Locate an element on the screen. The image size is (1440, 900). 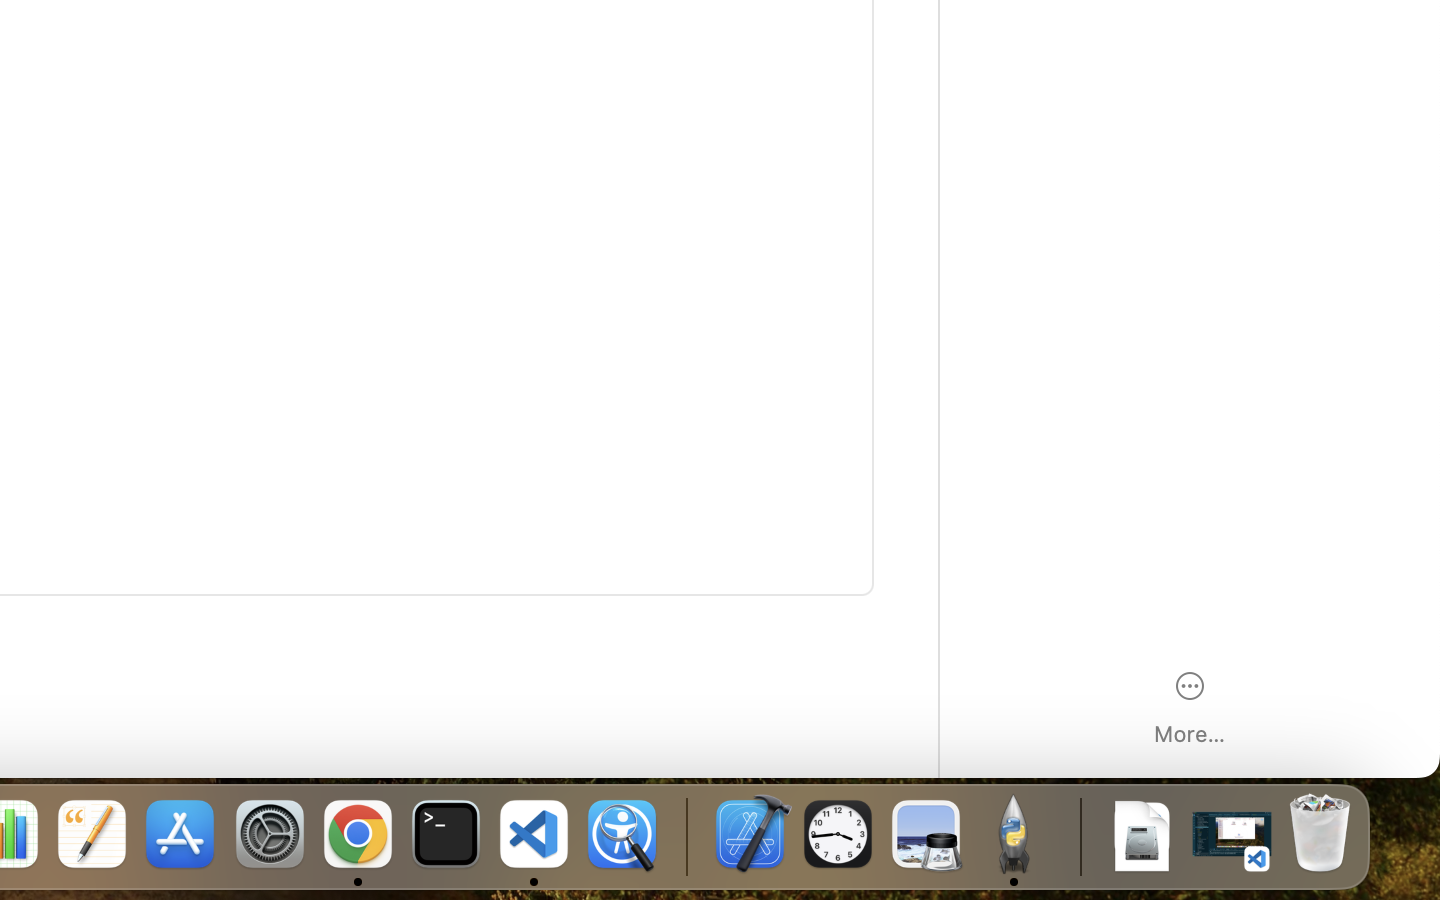
'0.4285714328289032' is located at coordinates (685, 835).